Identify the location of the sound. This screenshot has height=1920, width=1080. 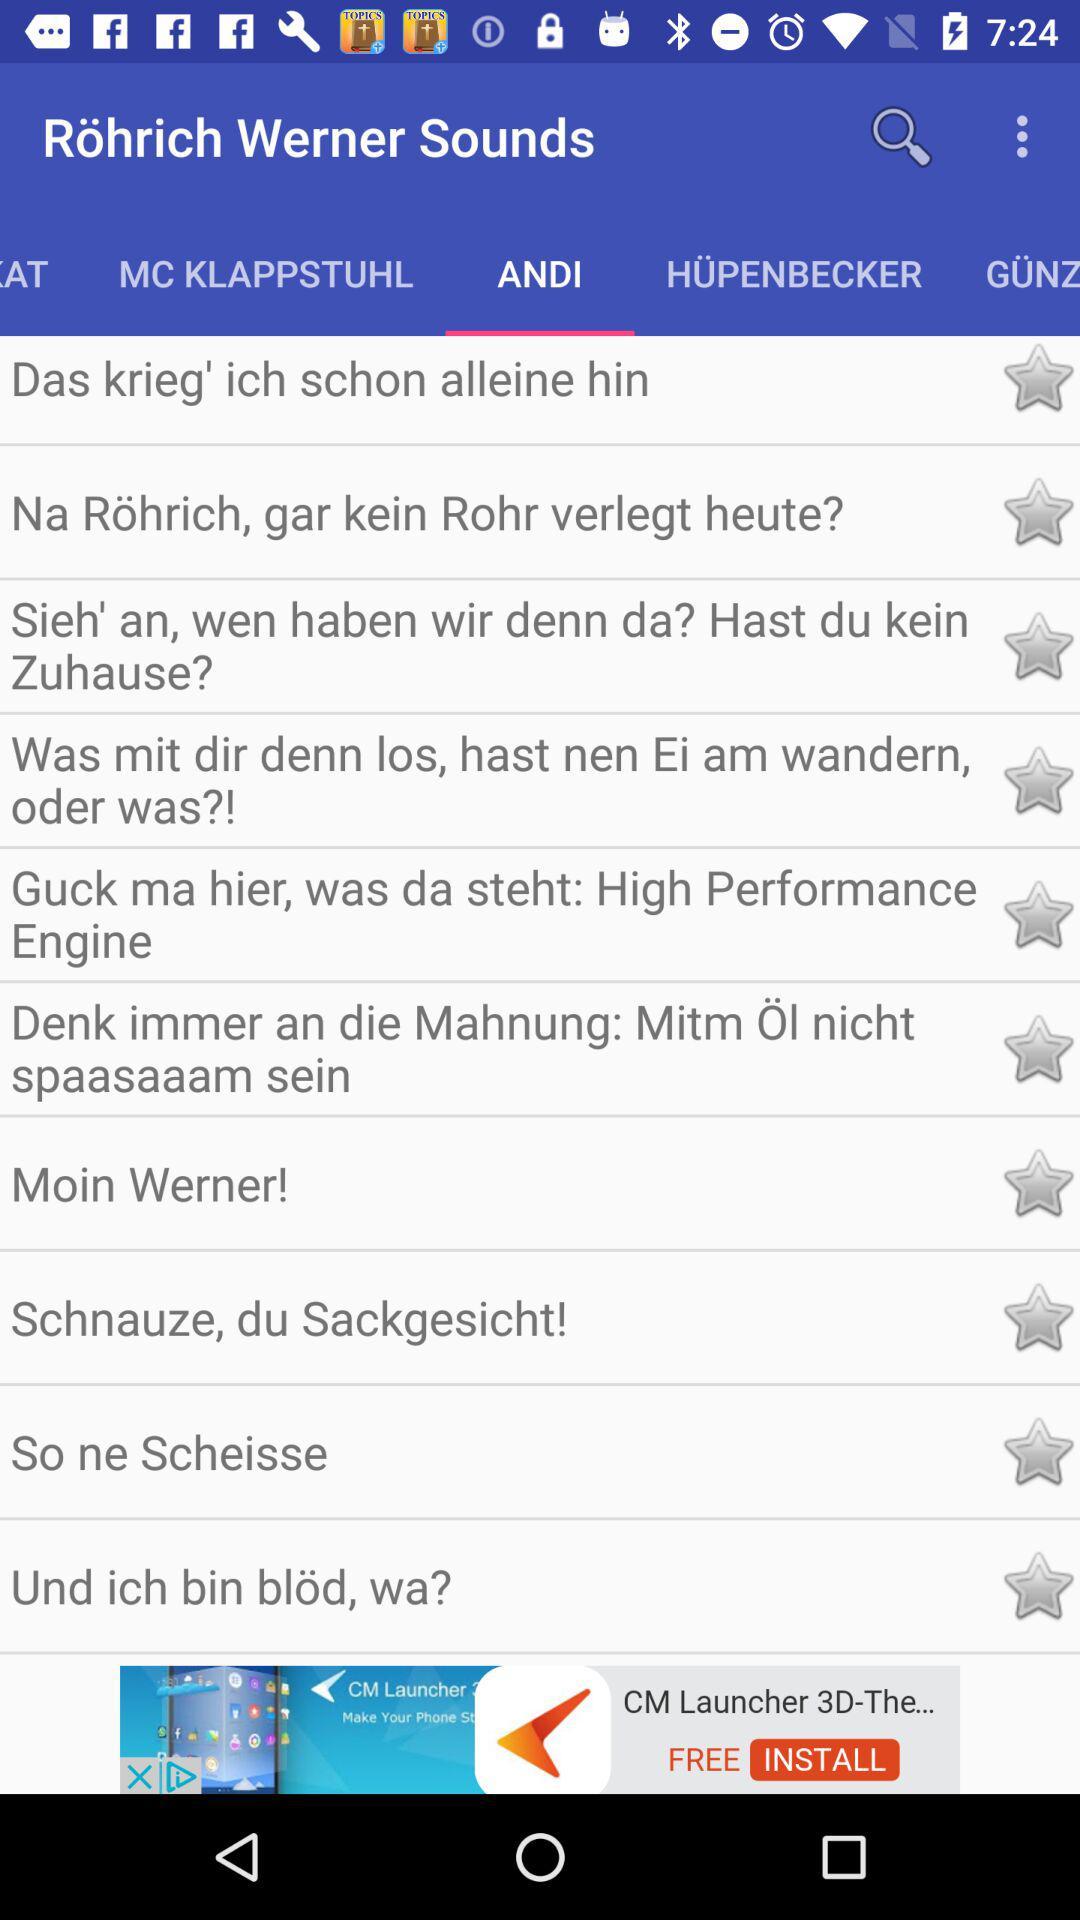
(1036, 511).